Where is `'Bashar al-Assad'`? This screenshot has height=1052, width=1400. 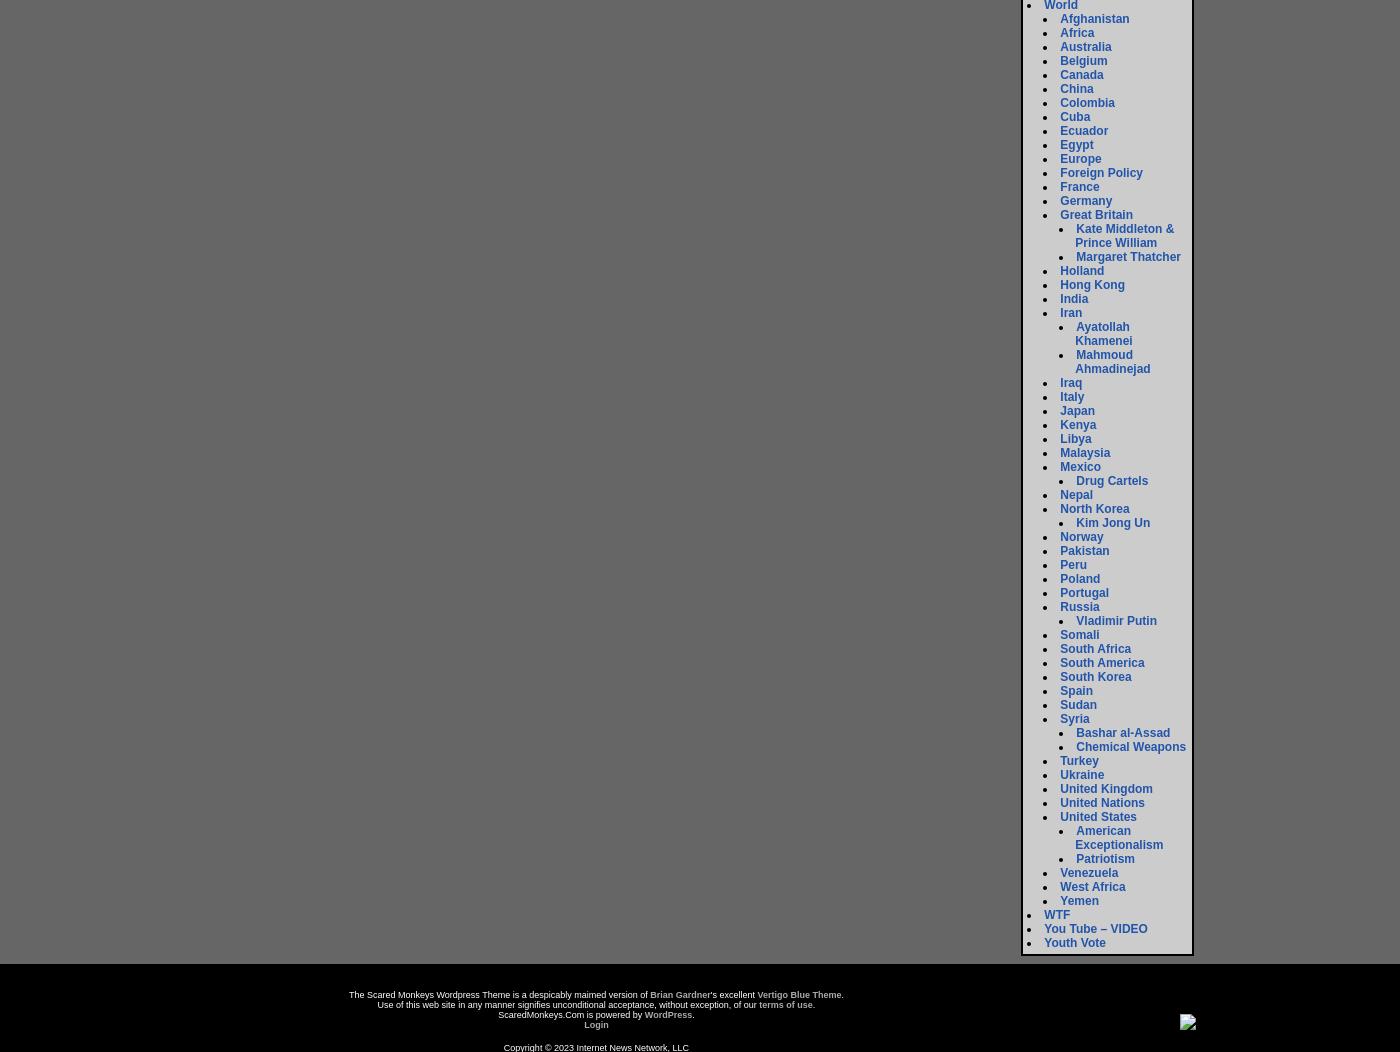 'Bashar al-Assad' is located at coordinates (1122, 733).